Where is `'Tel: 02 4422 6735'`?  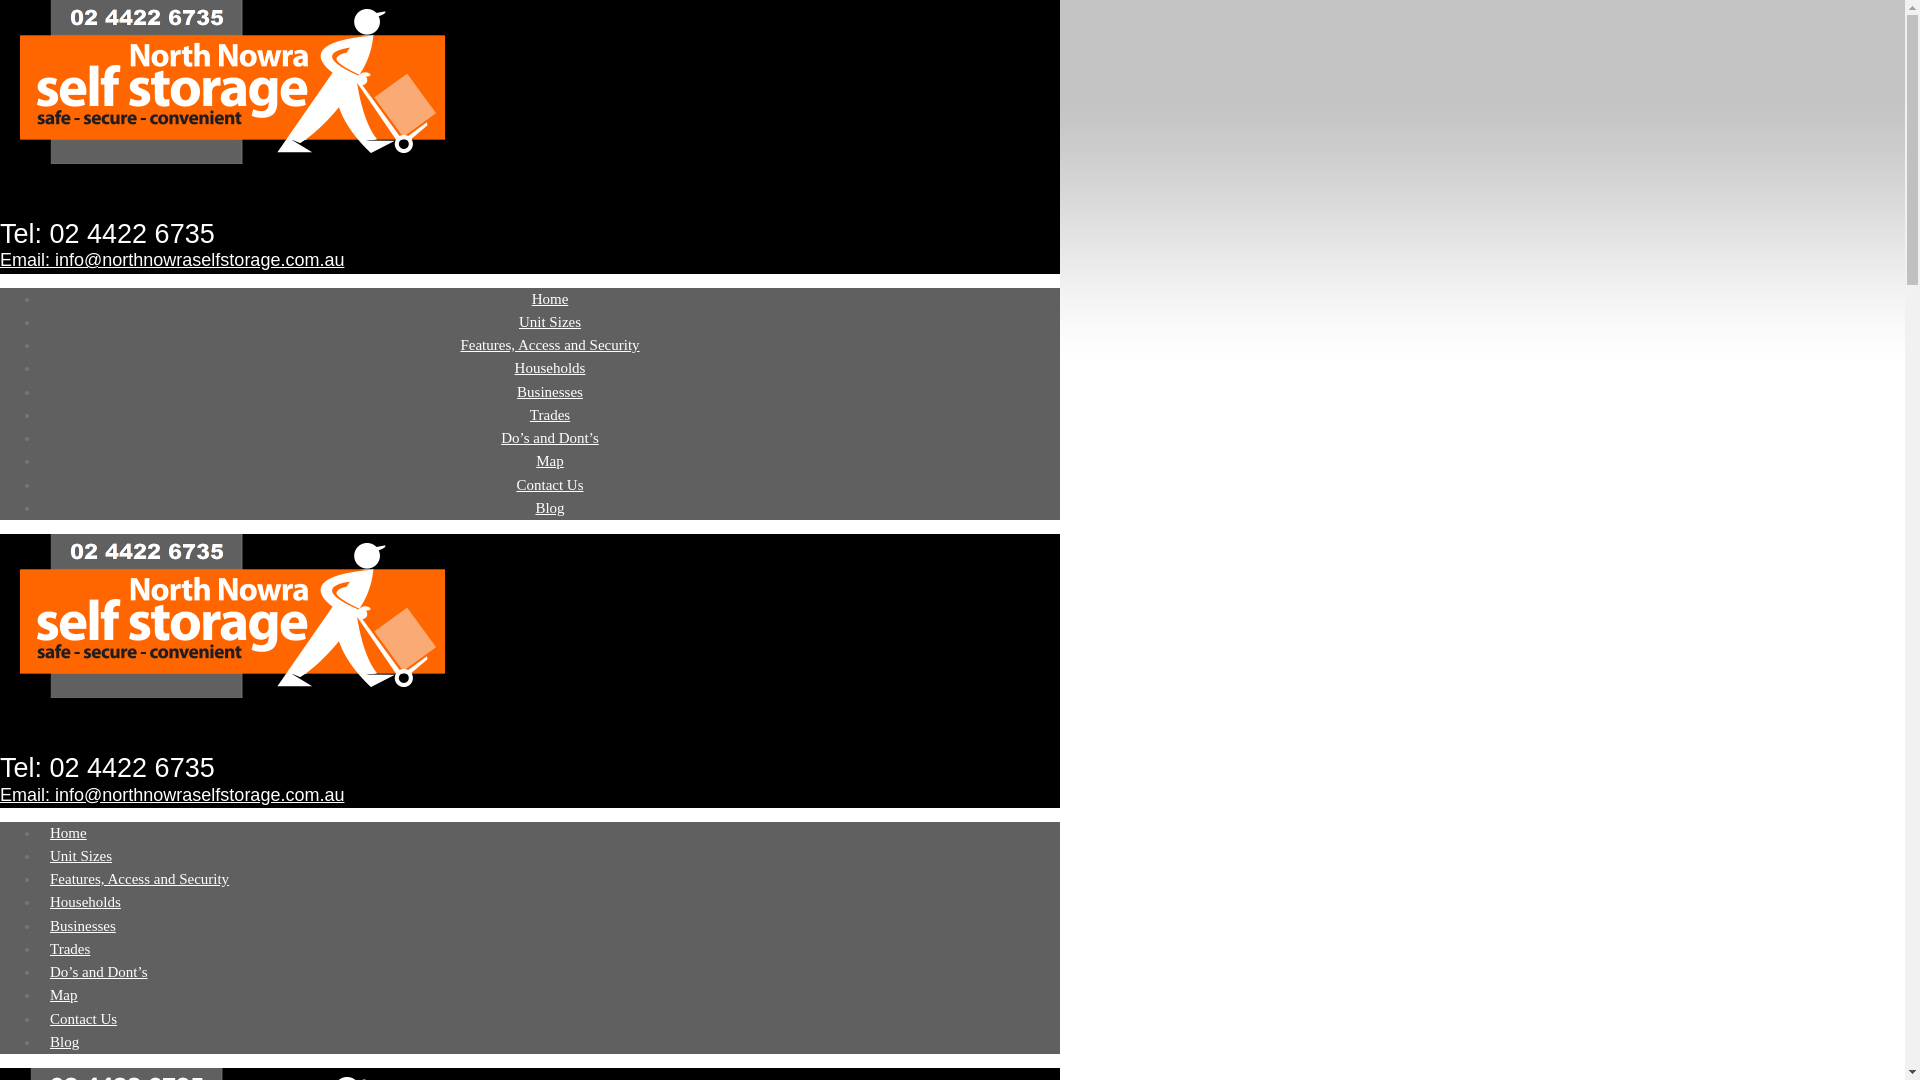 'Tel: 02 4422 6735' is located at coordinates (106, 766).